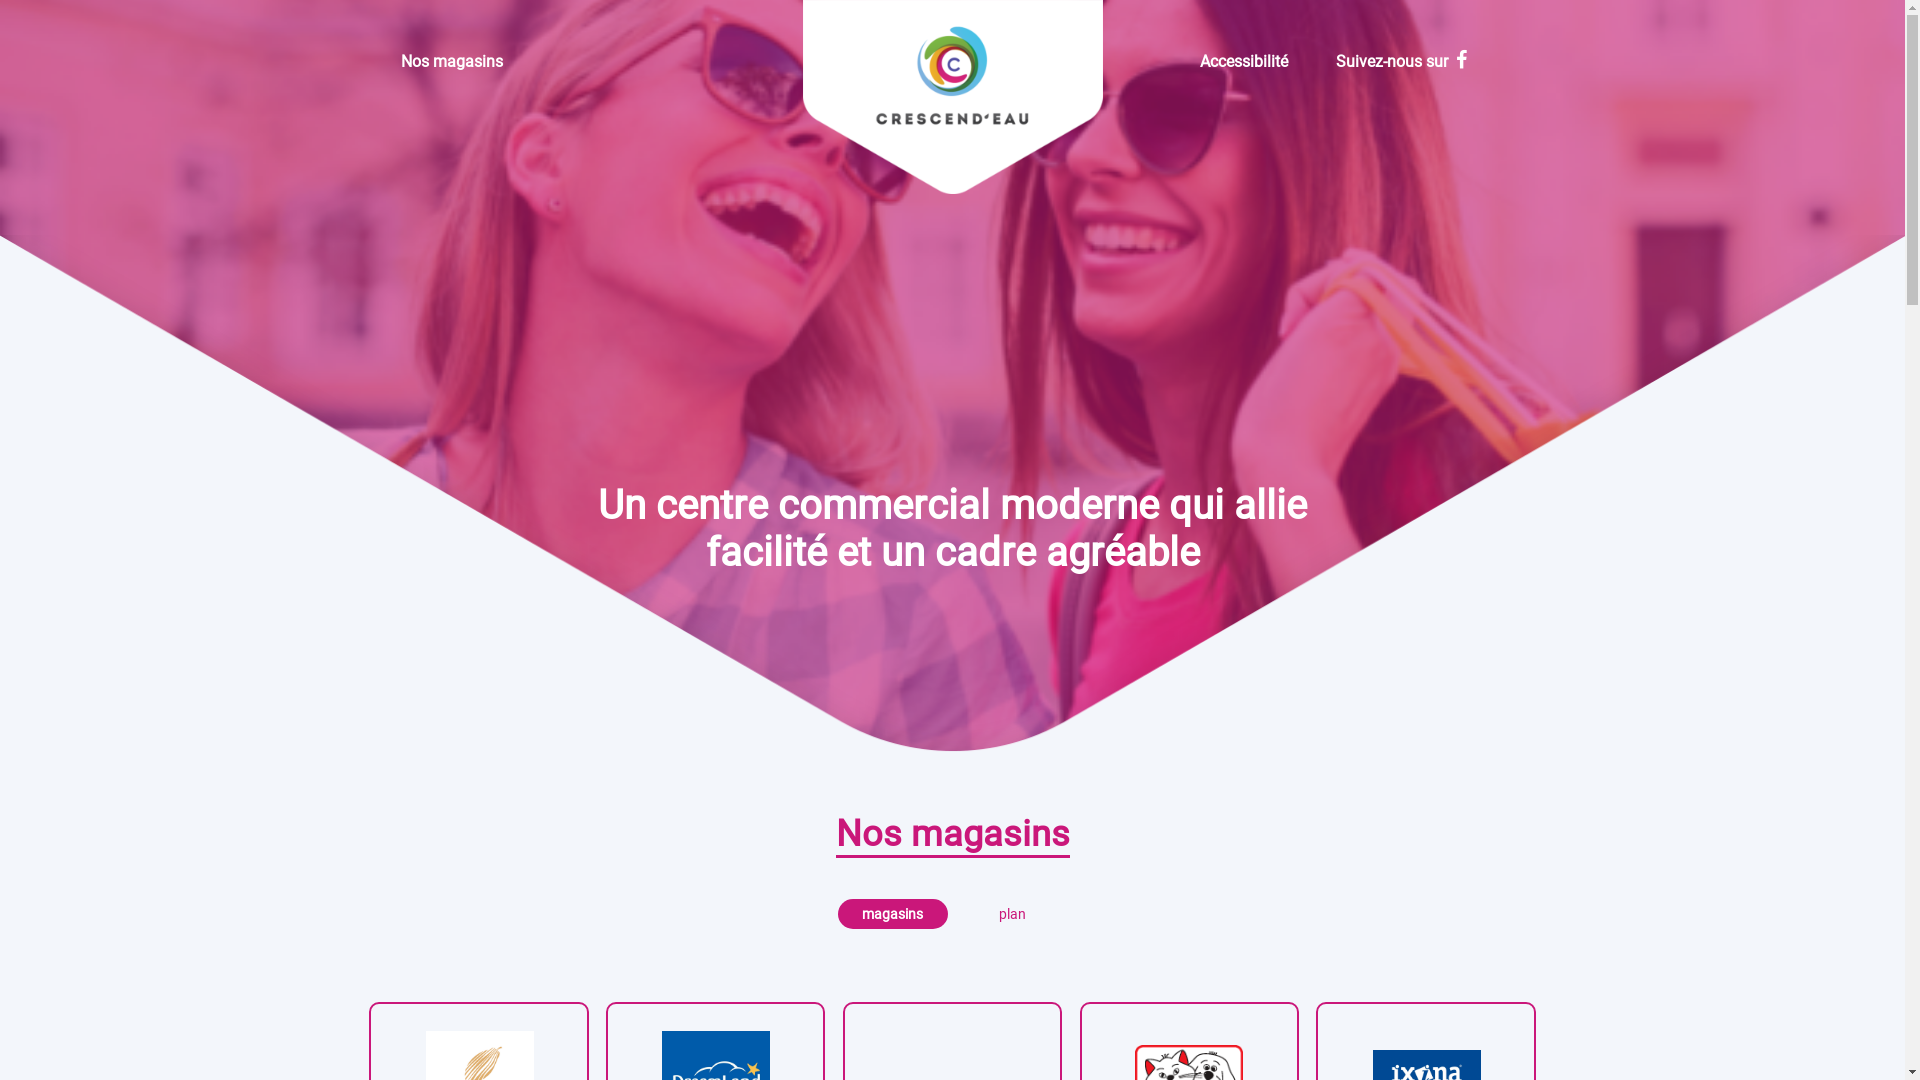 The height and width of the screenshot is (1080, 1920). Describe the element at coordinates (450, 60) in the screenshot. I see `'Nos magasins'` at that location.